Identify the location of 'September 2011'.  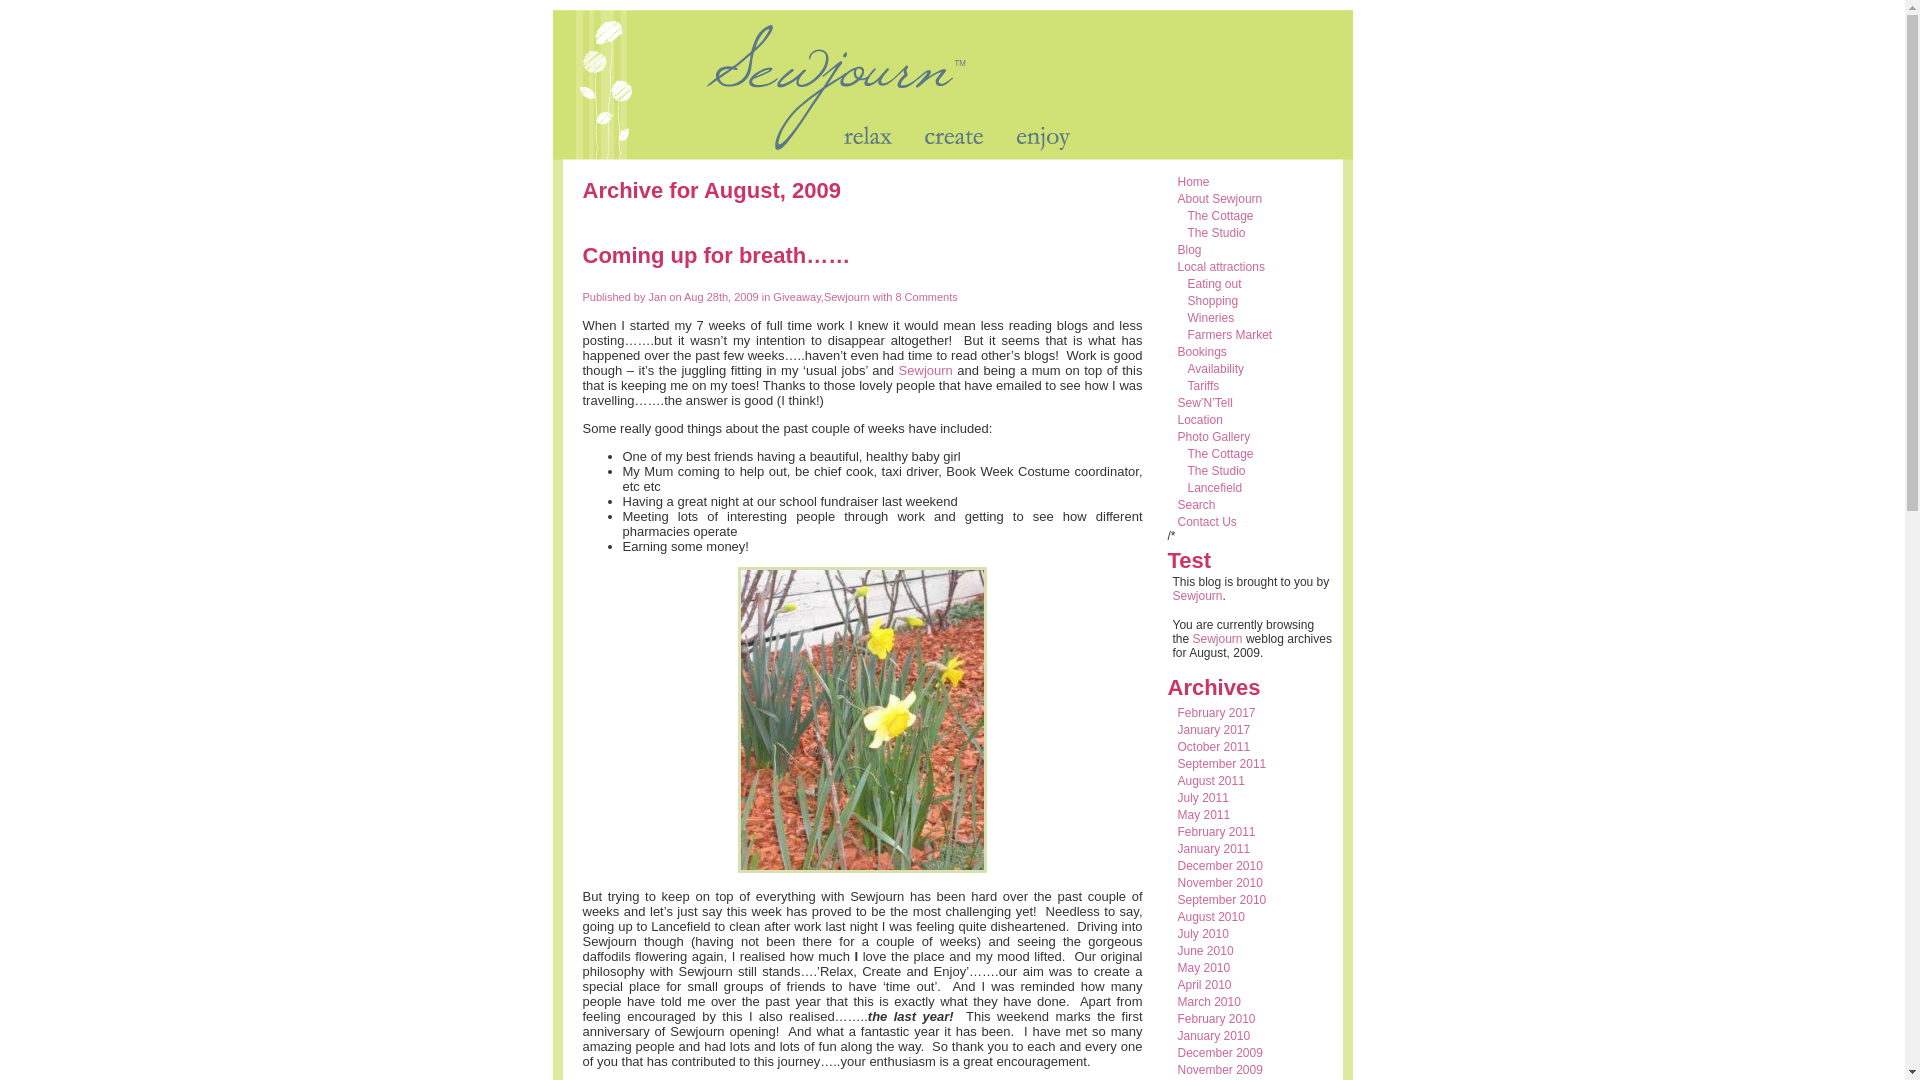
(1177, 763).